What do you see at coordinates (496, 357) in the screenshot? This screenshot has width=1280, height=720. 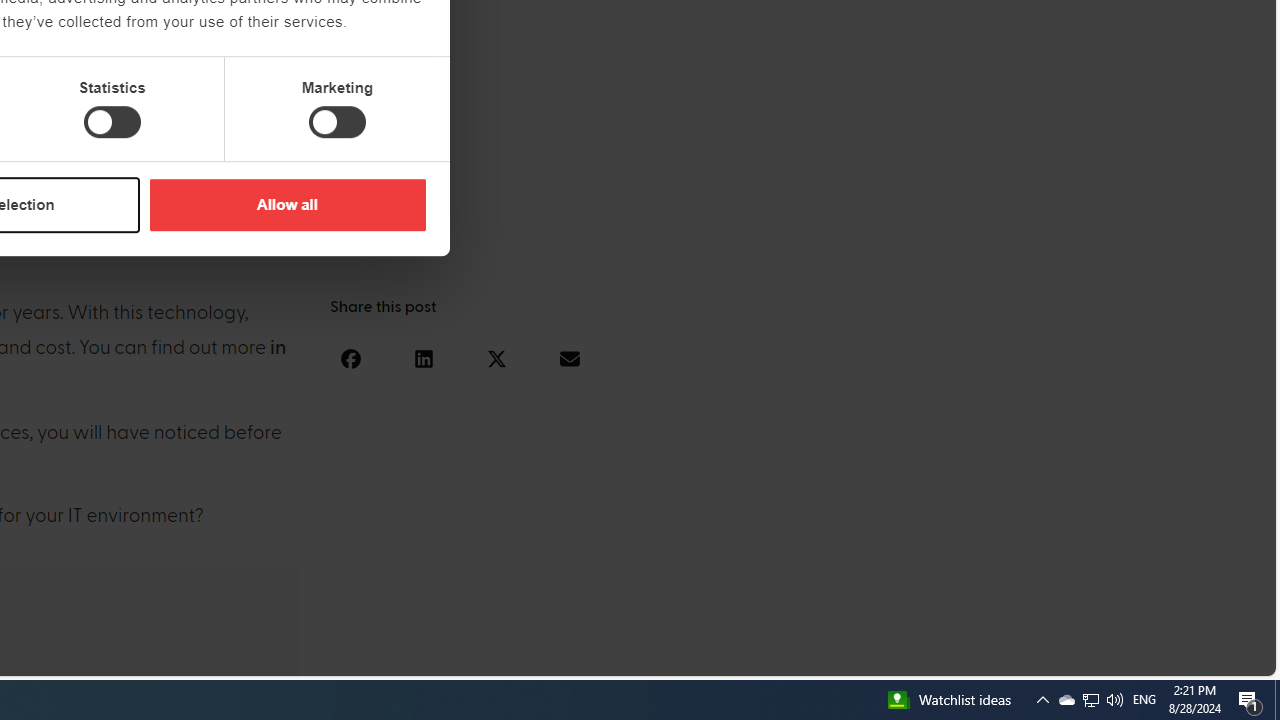 I see `'Share on x-twitter'` at bounding box center [496, 357].